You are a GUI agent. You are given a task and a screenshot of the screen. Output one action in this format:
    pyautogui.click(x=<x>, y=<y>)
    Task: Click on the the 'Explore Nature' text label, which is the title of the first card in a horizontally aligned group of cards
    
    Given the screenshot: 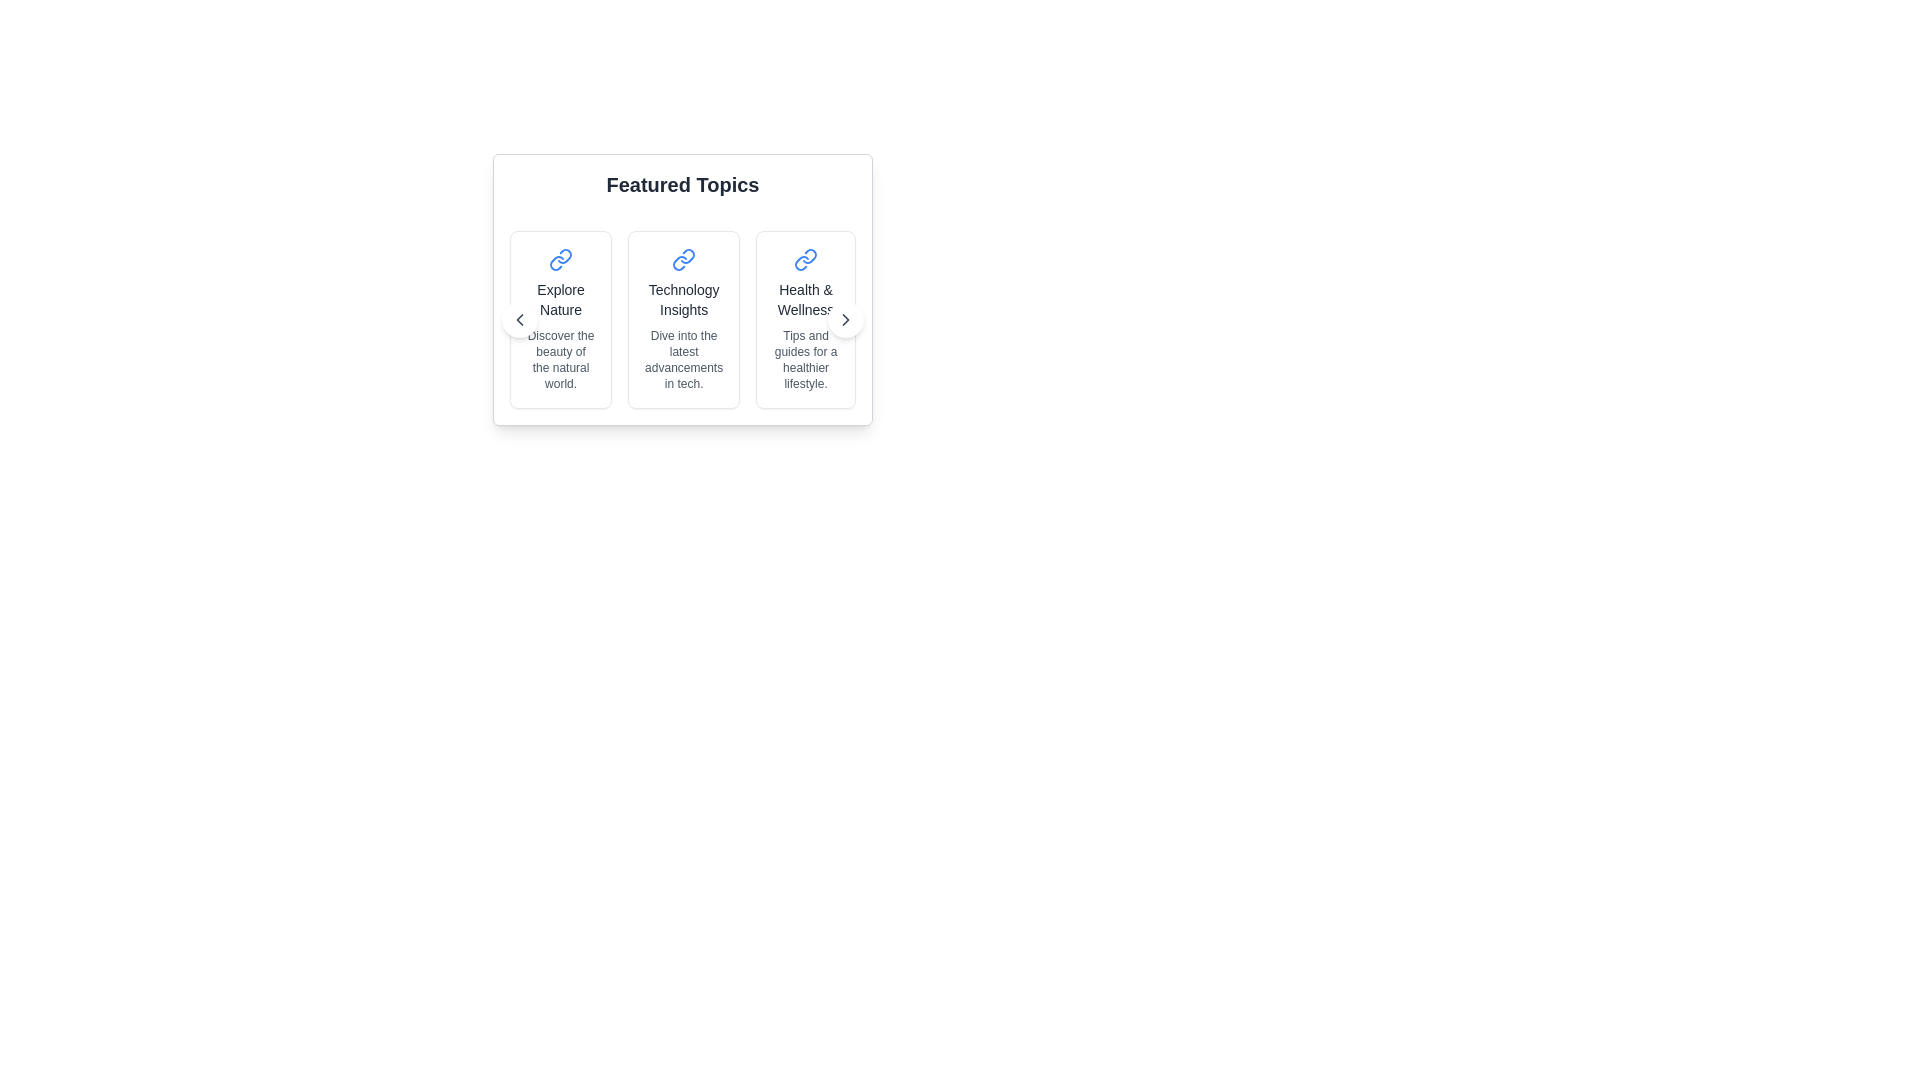 What is the action you would take?
    pyautogui.click(x=560, y=300)
    